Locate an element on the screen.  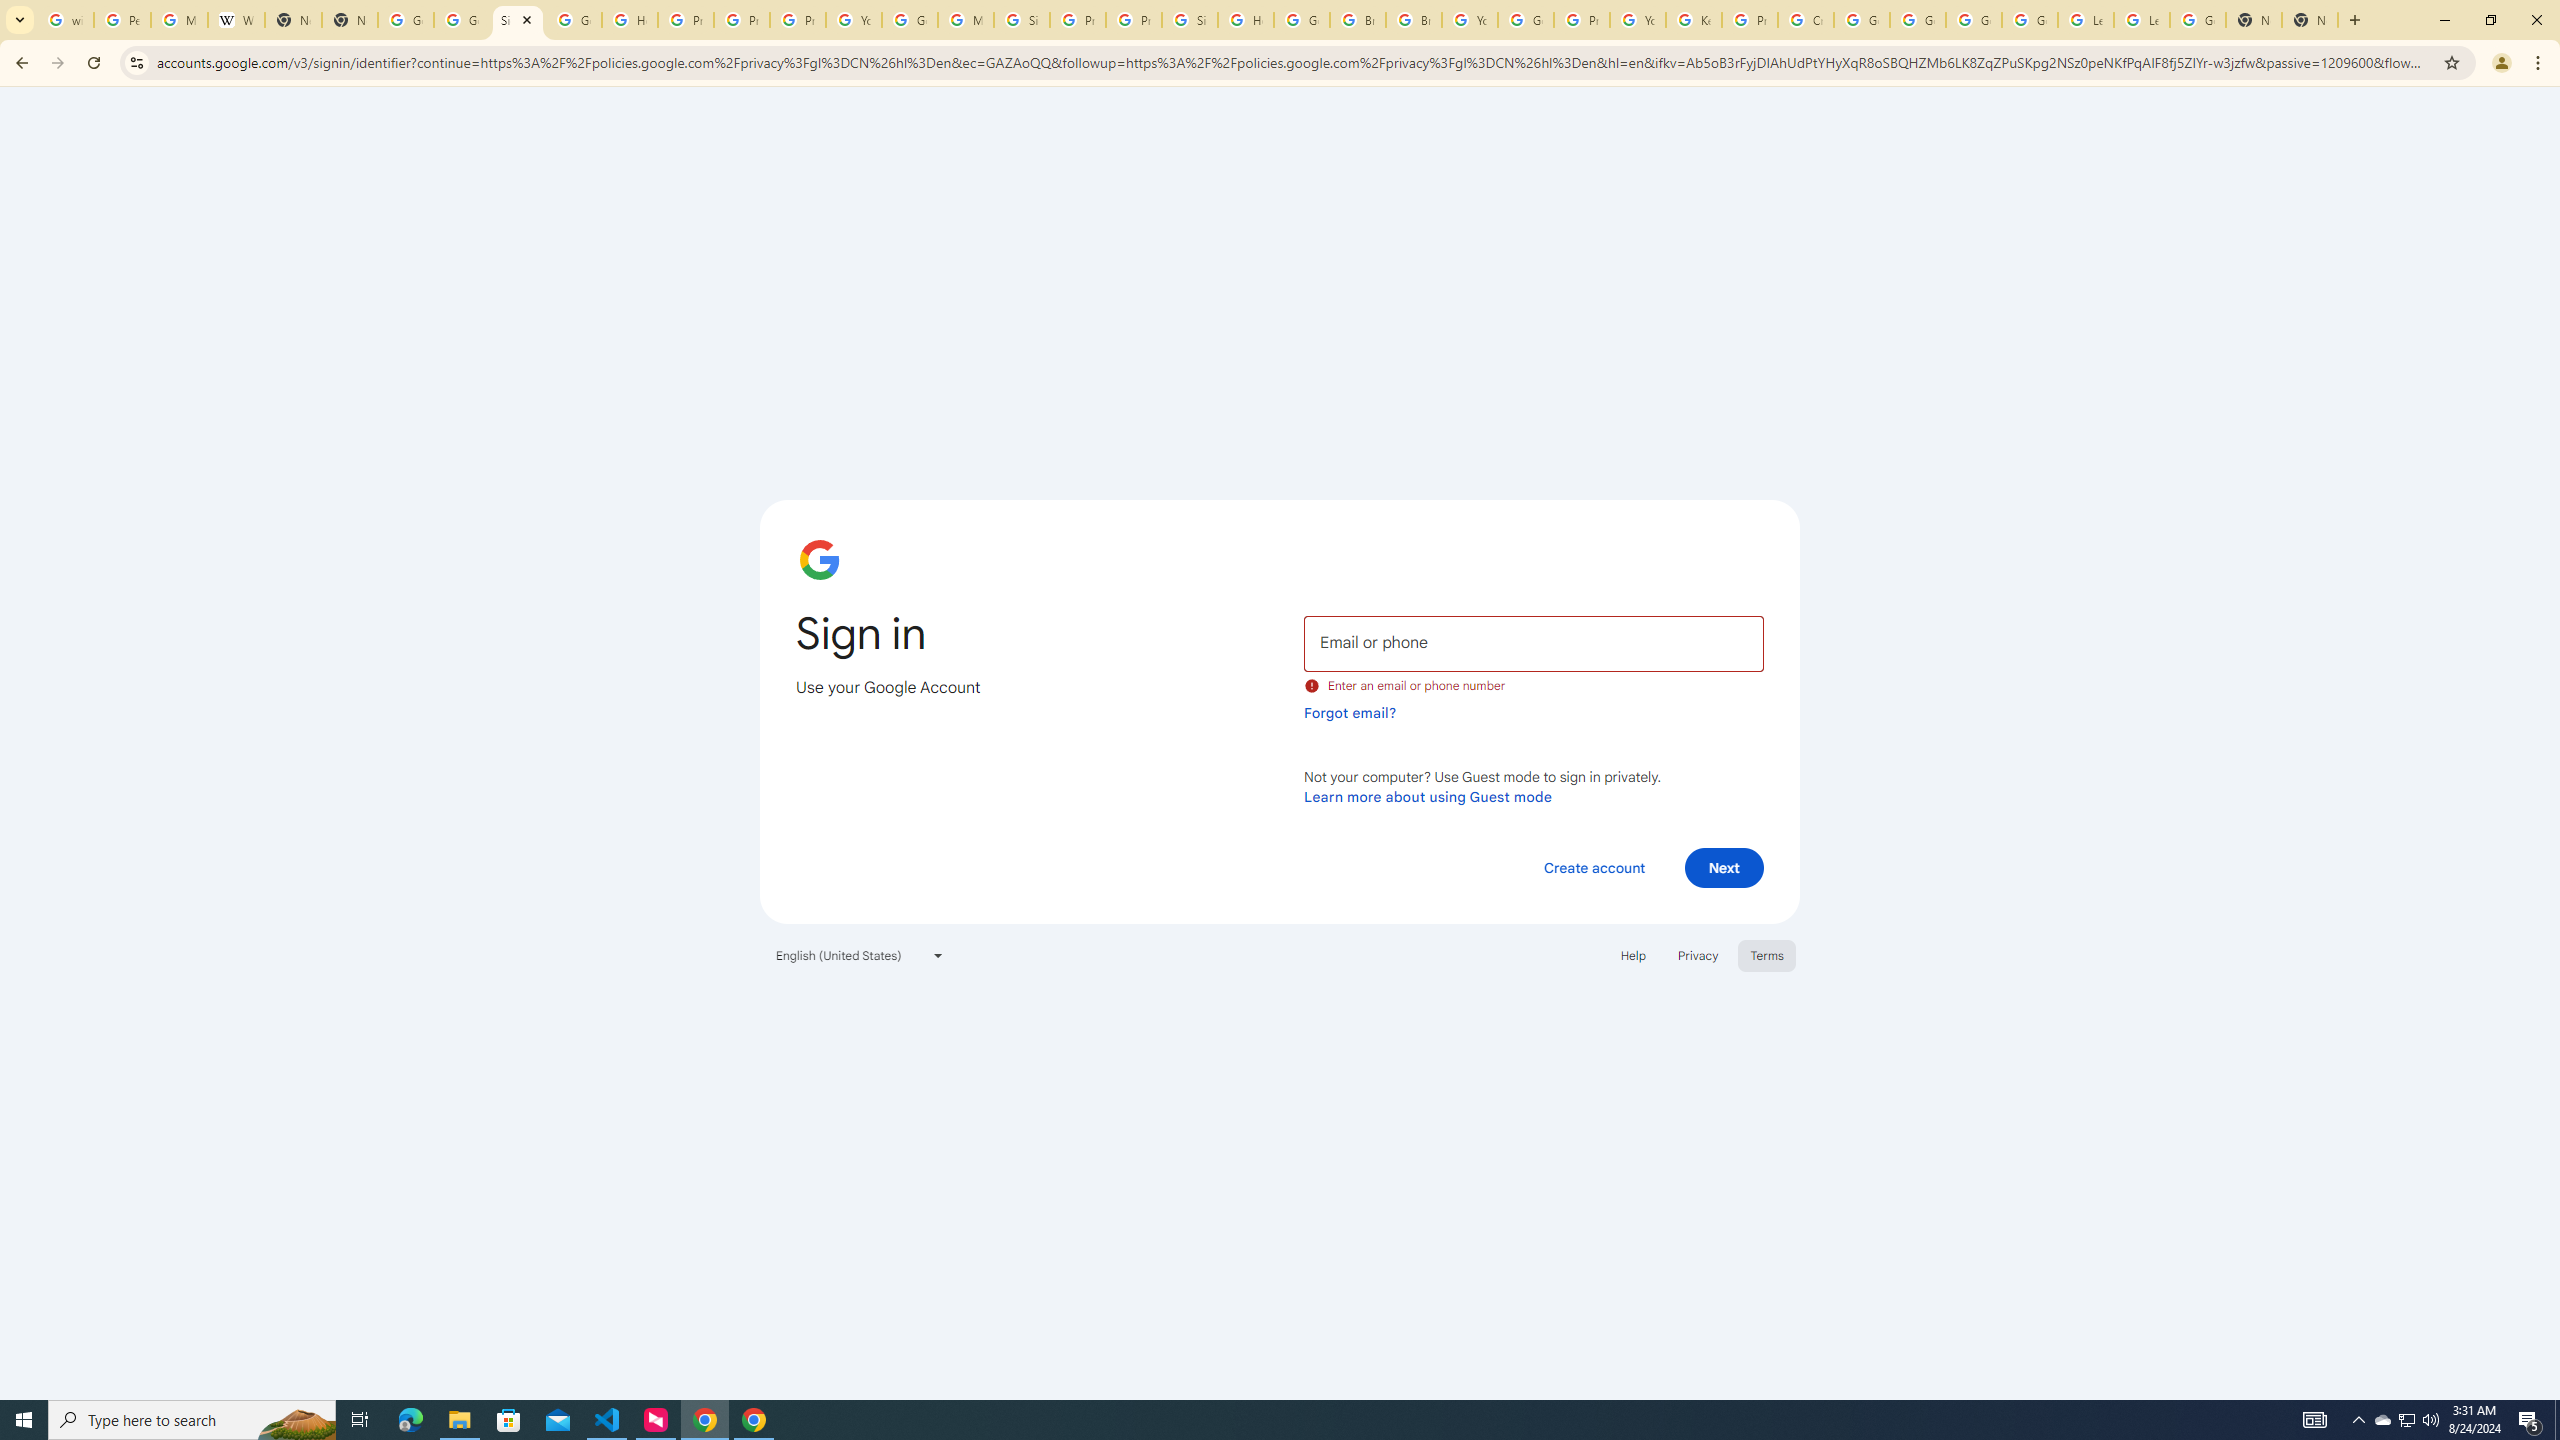
'Personalization & Google Search results - Google Search Help' is located at coordinates (121, 19).